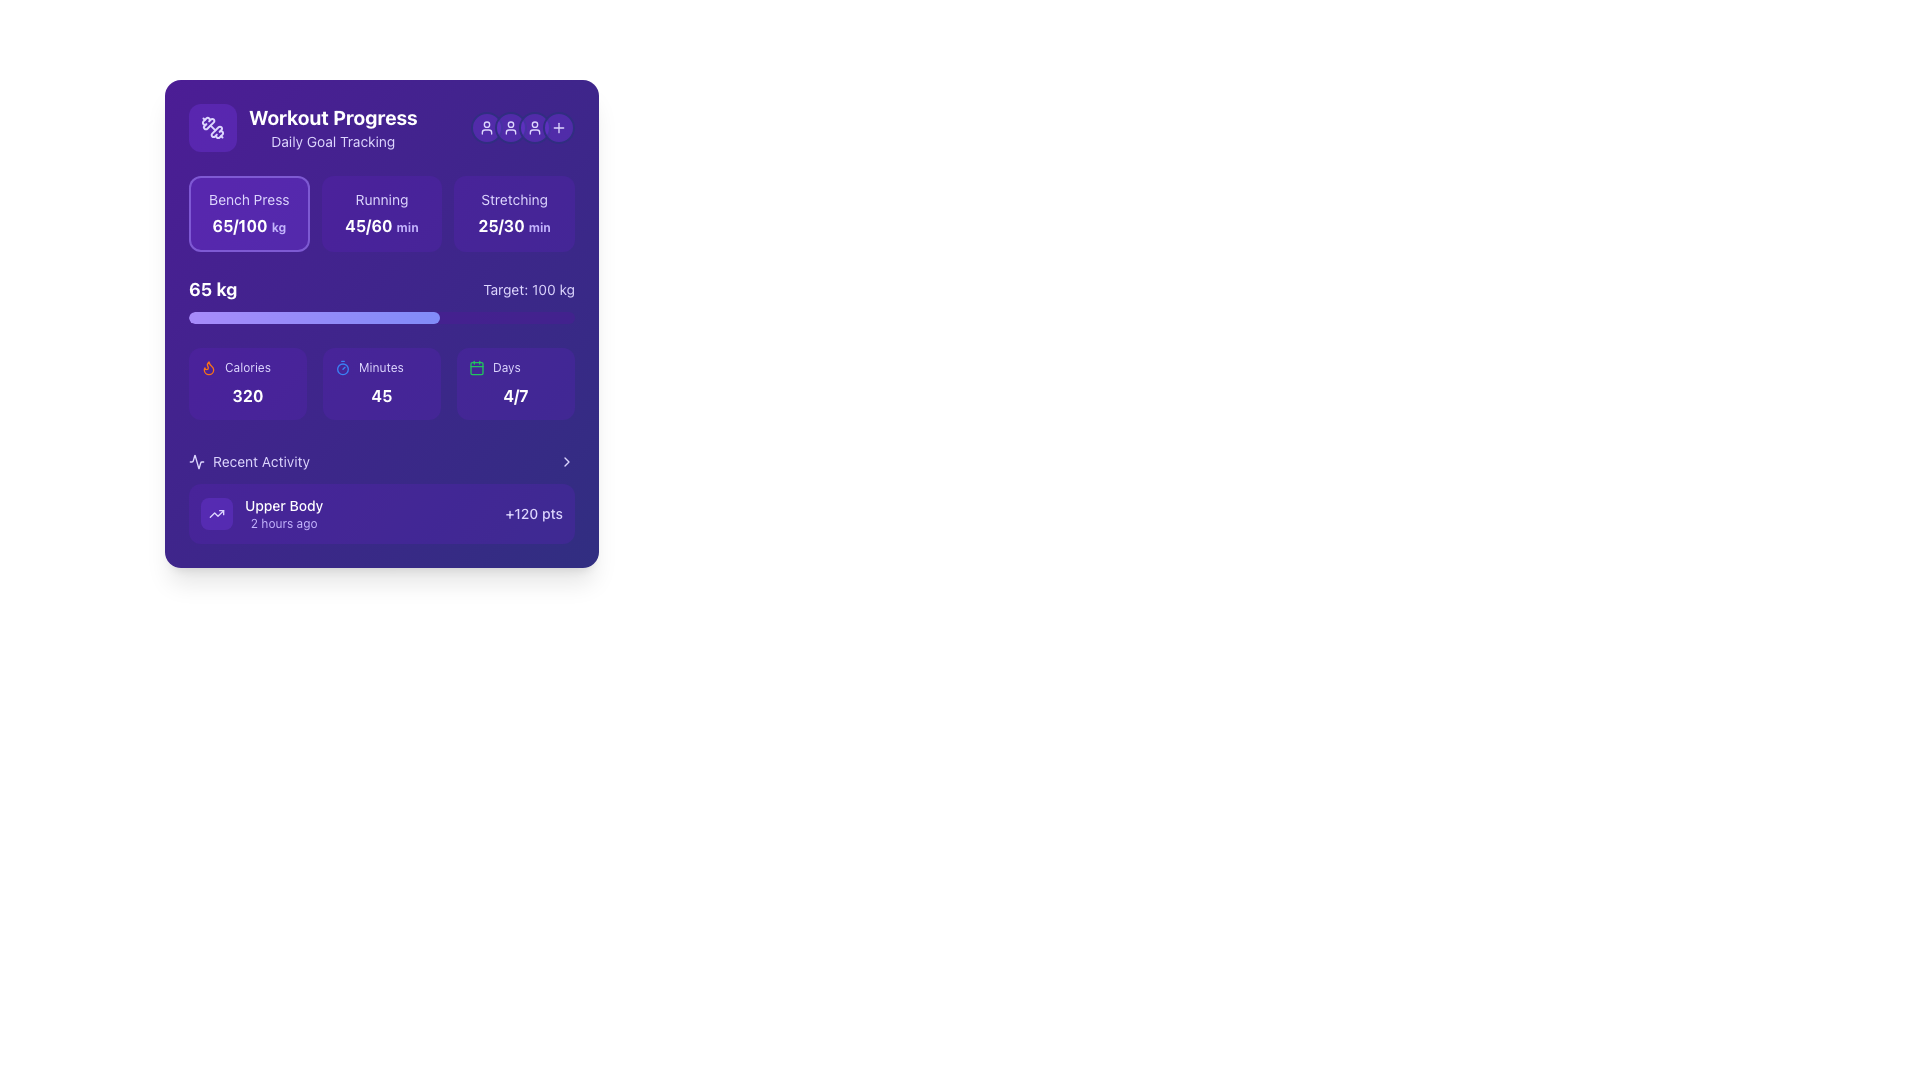  What do you see at coordinates (382, 200) in the screenshot?
I see `the 'Running' text label located in the top section of the second exercise activity card within the 'Workout Progress' panel` at bounding box center [382, 200].